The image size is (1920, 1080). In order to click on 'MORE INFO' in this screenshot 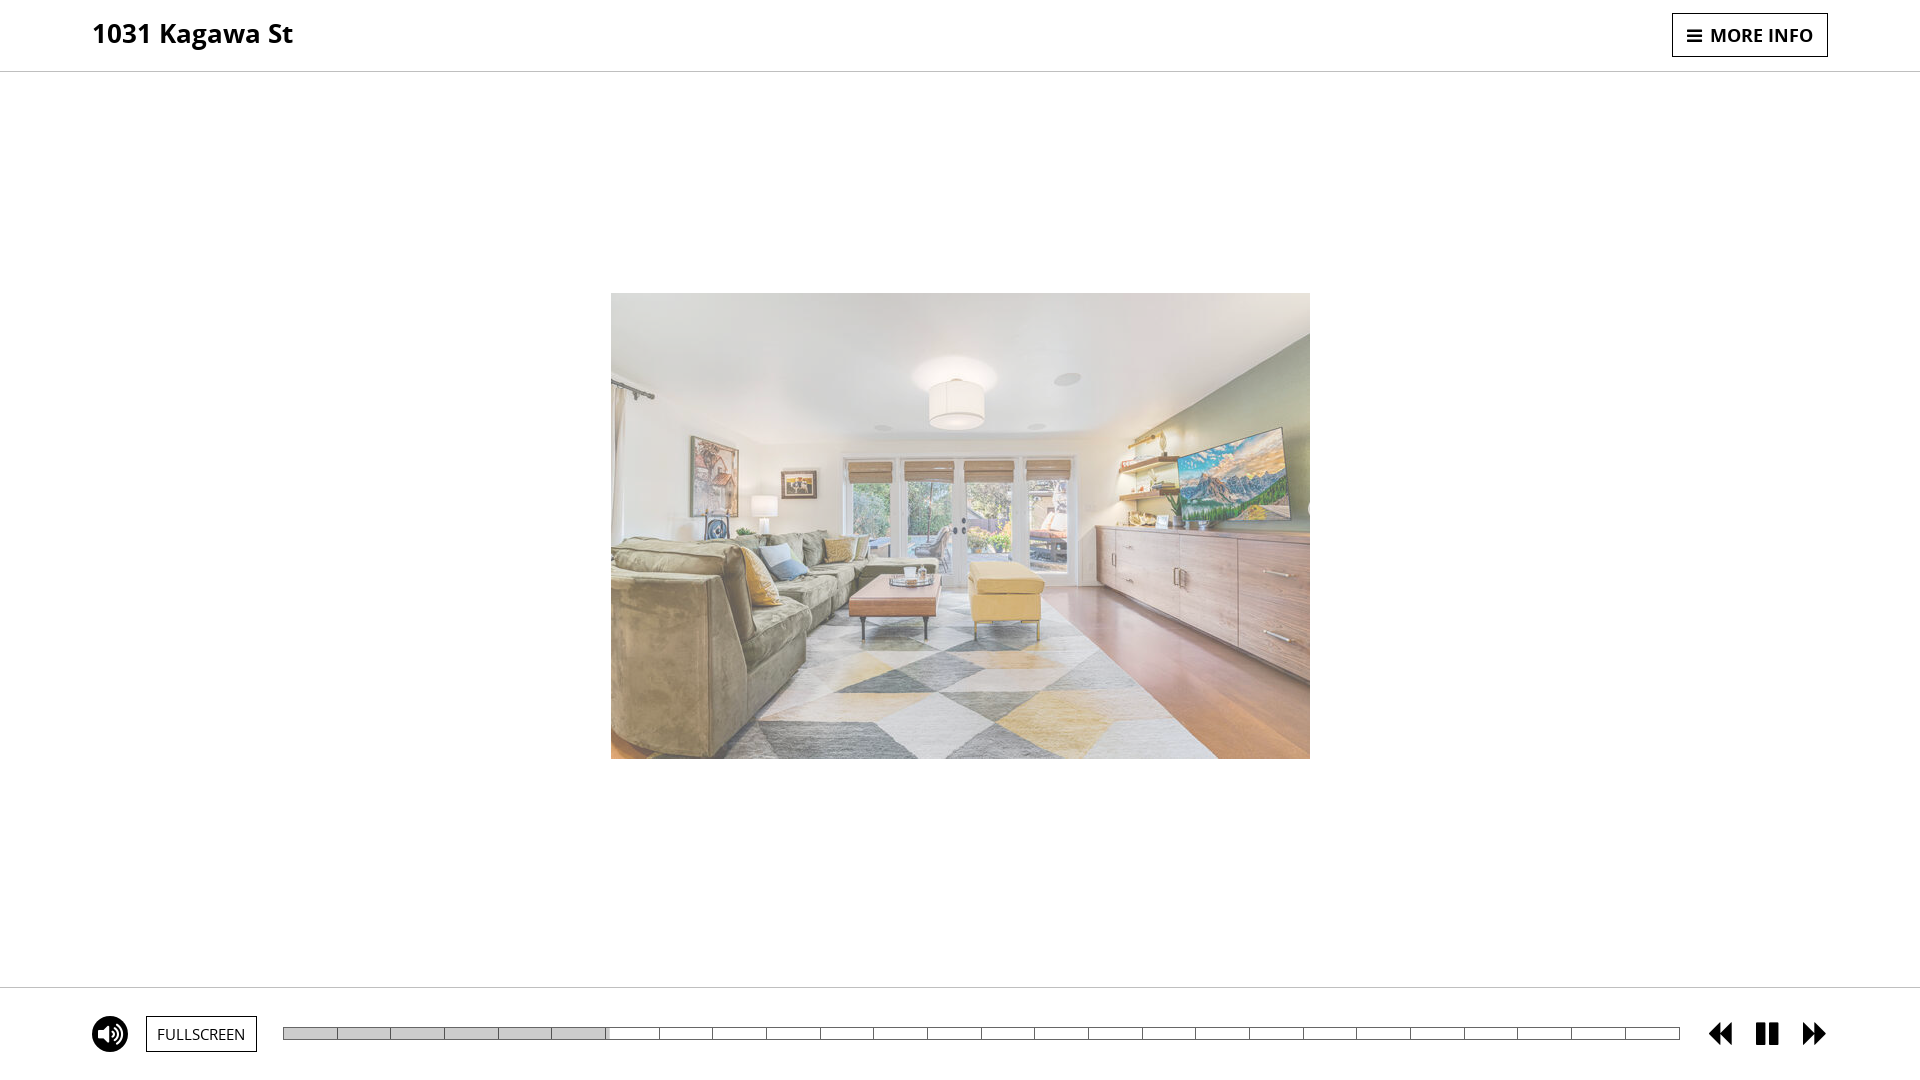, I will do `click(1671, 34)`.